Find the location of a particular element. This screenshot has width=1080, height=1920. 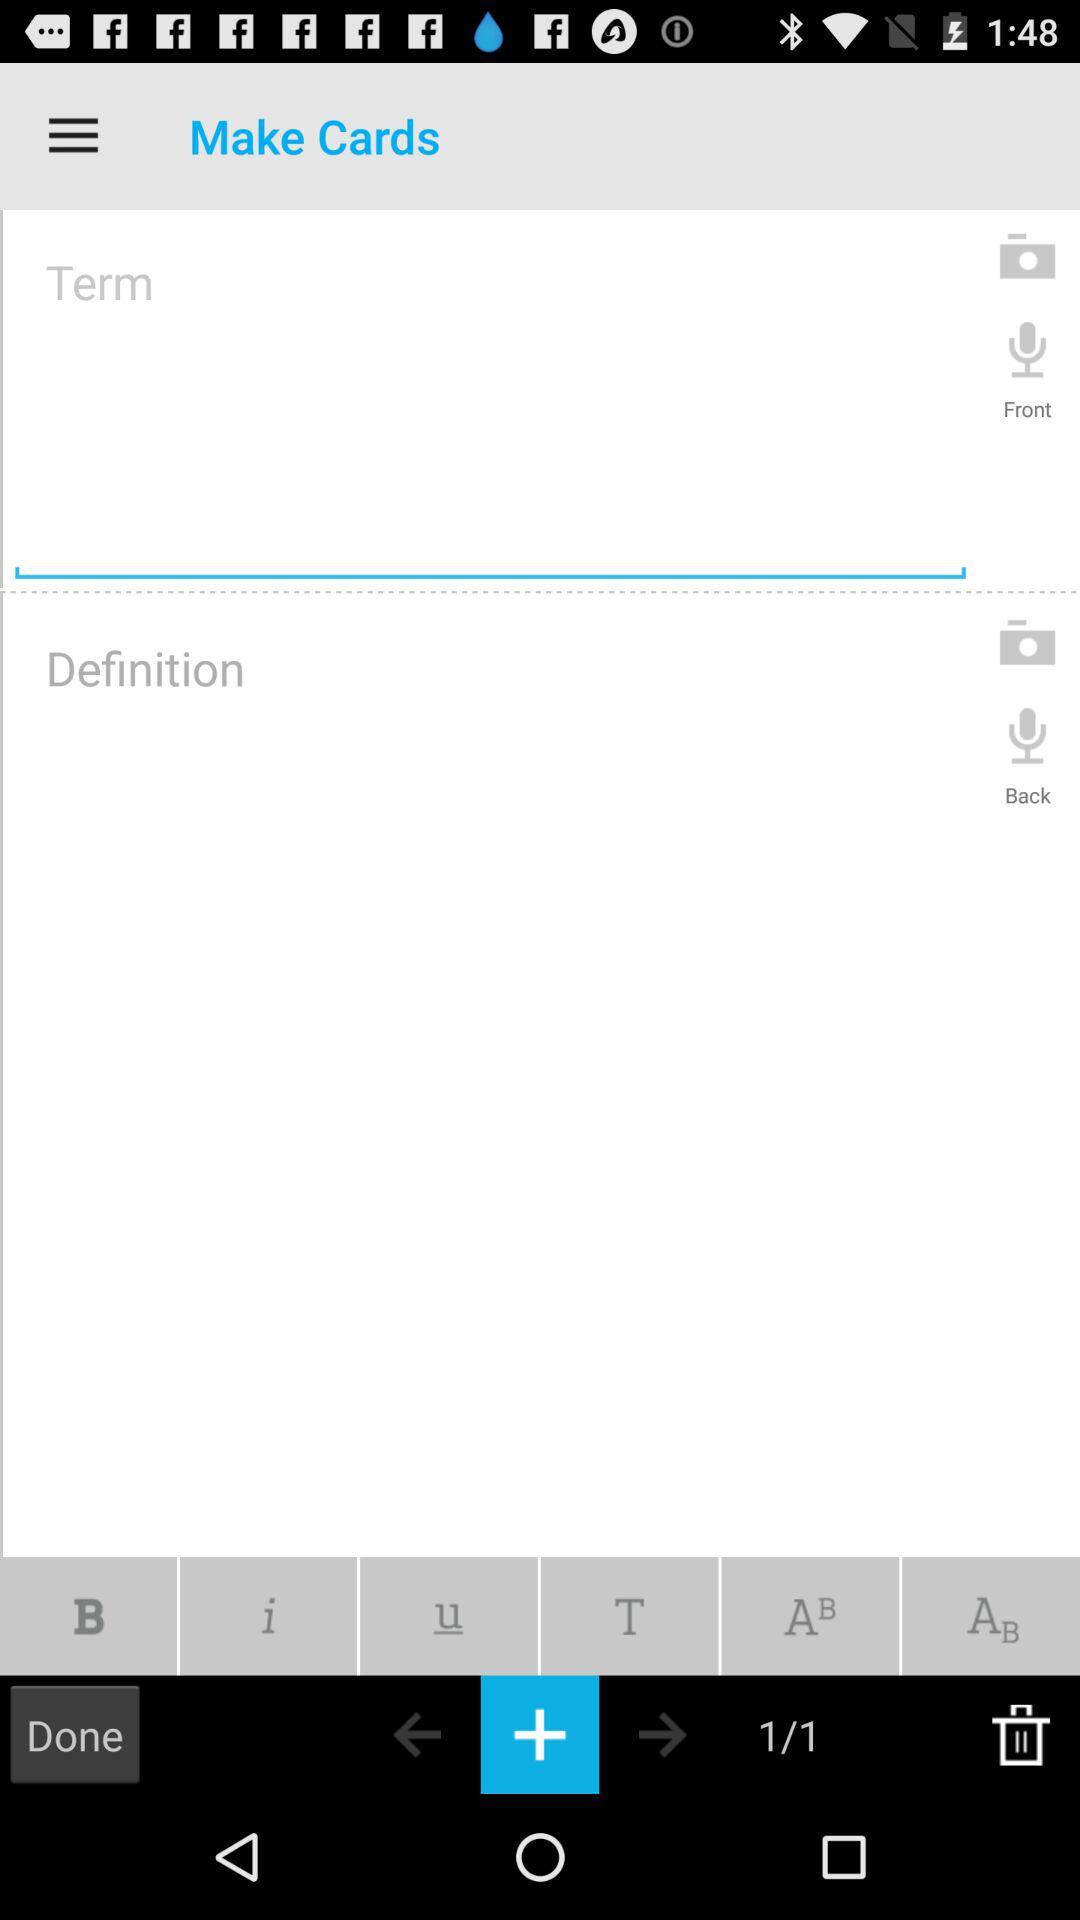

the item to the left of the 1/1 item is located at coordinates (697, 1733).